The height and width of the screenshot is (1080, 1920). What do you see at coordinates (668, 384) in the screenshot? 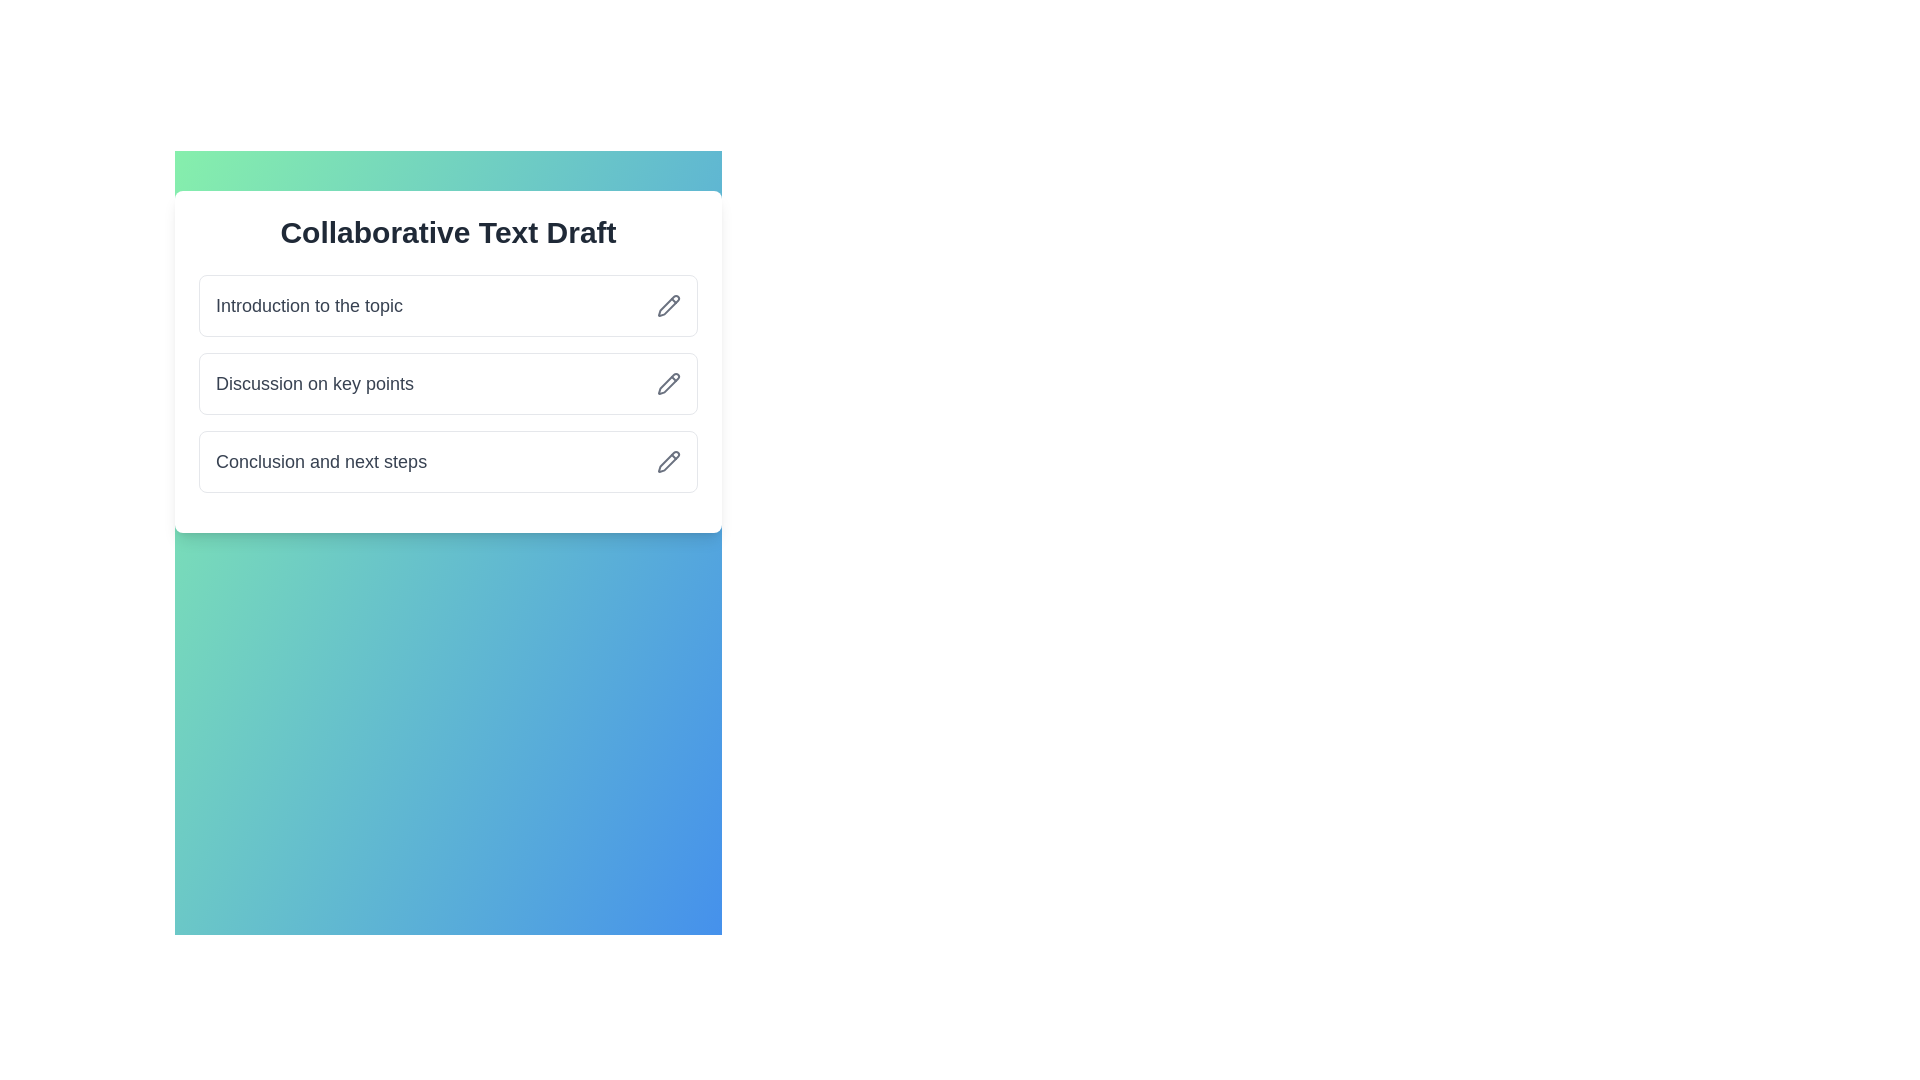
I see `the small gray pencil icon located at the top right corner of the 'Discussion on key points' row to initiate editing` at bounding box center [668, 384].